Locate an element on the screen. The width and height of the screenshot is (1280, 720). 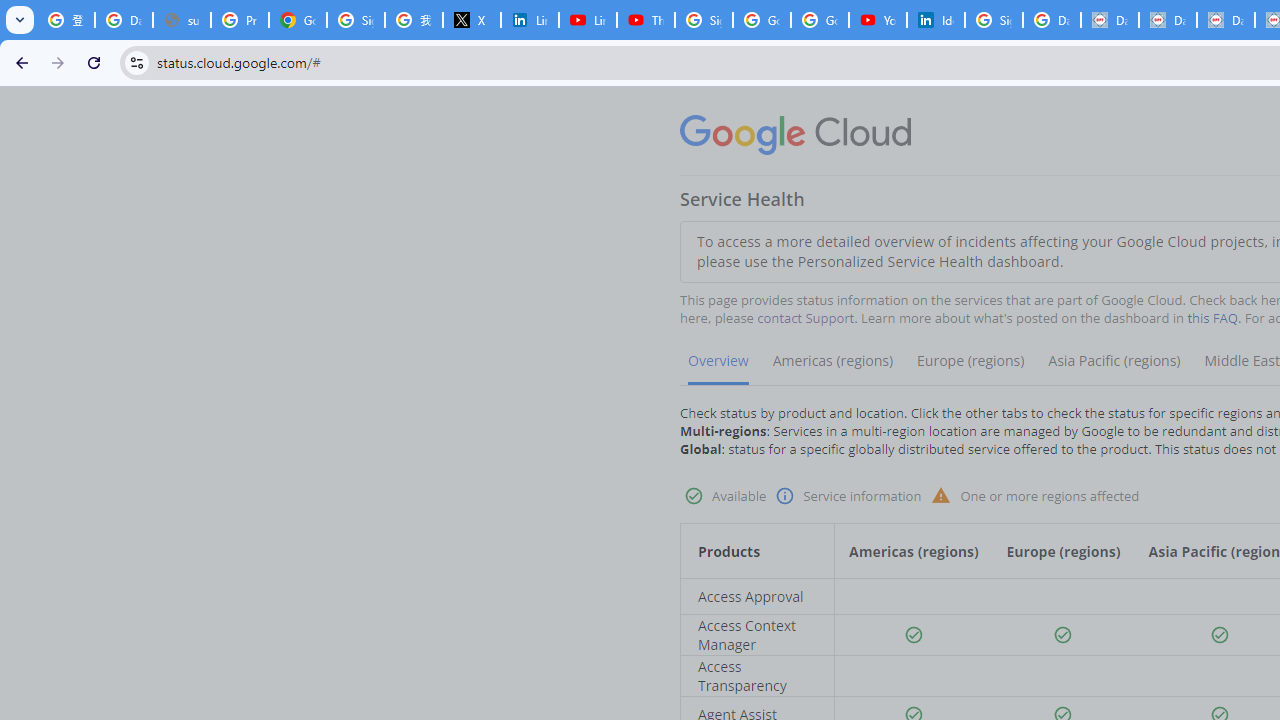
'Warning status' is located at coordinates (940, 495).